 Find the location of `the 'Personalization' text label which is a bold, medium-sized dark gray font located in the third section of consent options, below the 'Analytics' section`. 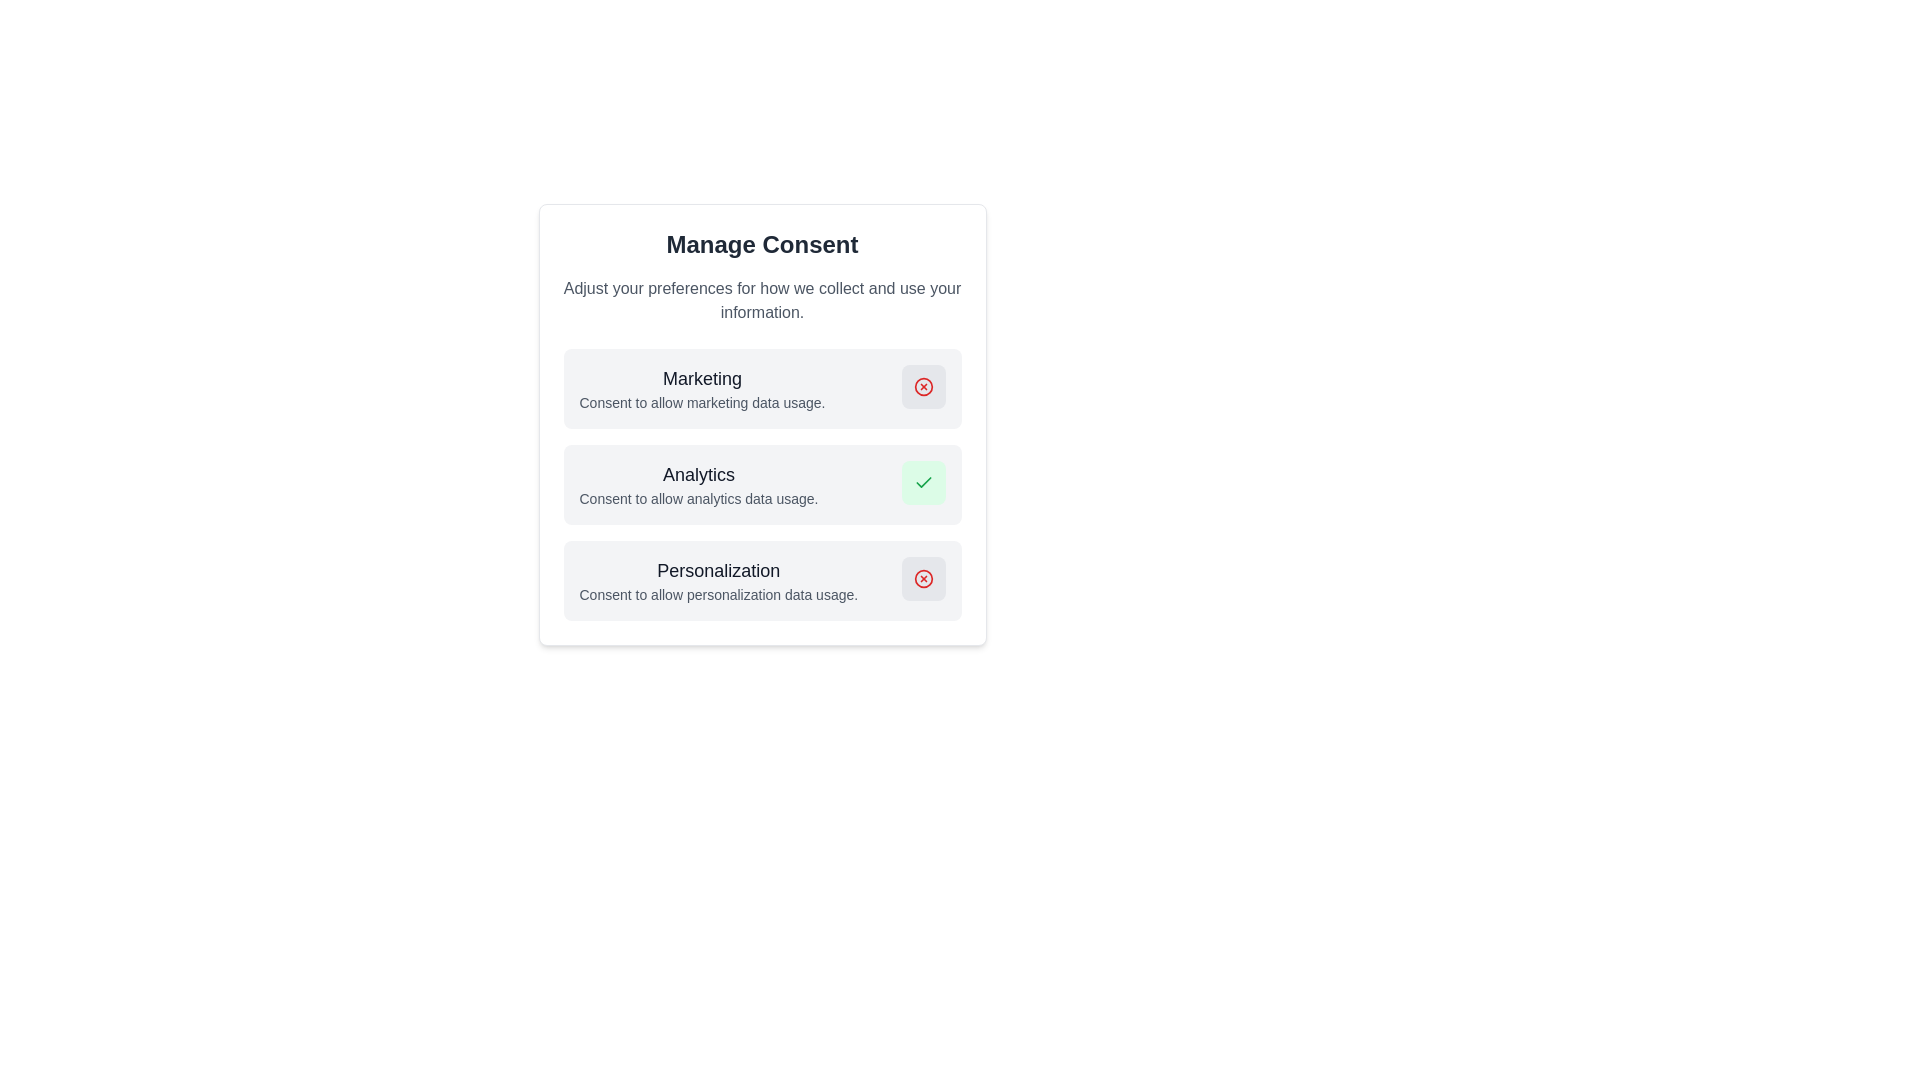

the 'Personalization' text label which is a bold, medium-sized dark gray font located in the third section of consent options, below the 'Analytics' section is located at coordinates (718, 570).